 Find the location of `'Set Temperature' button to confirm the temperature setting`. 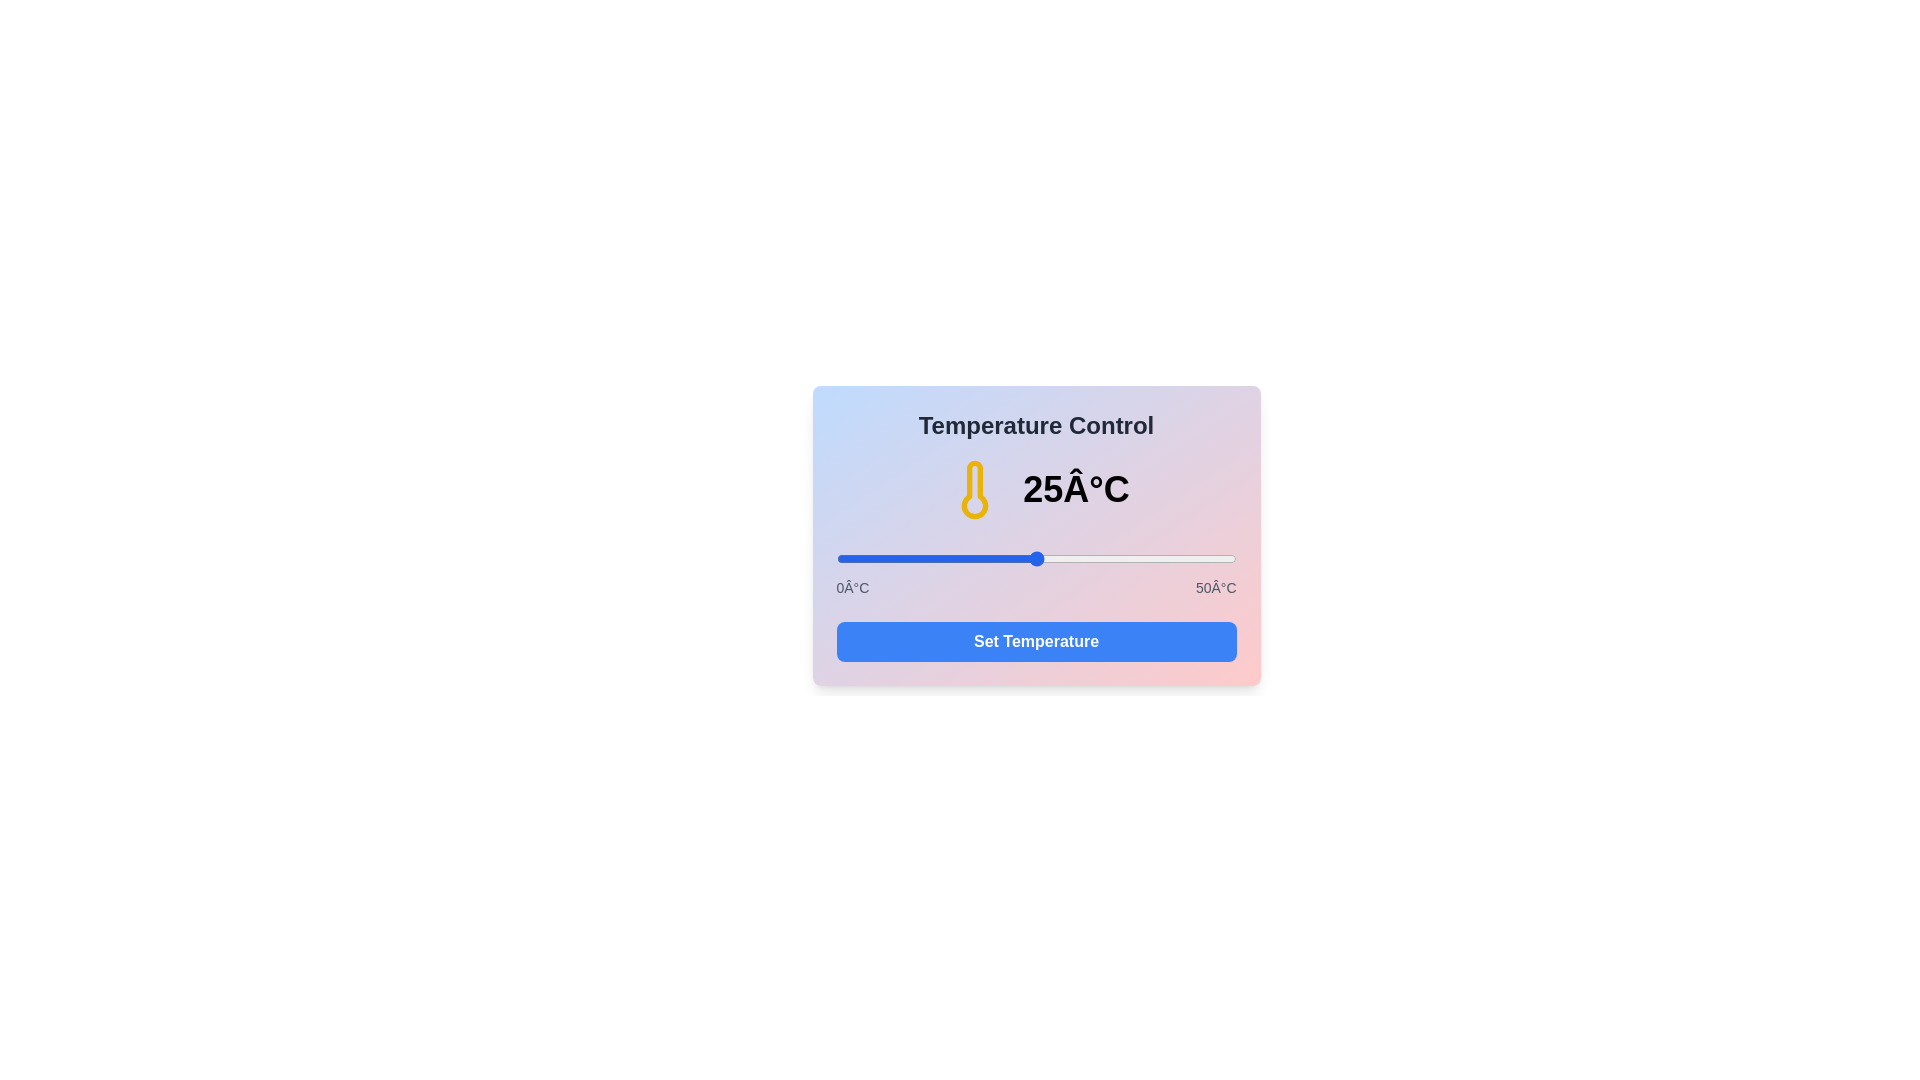

'Set Temperature' button to confirm the temperature setting is located at coordinates (1036, 641).